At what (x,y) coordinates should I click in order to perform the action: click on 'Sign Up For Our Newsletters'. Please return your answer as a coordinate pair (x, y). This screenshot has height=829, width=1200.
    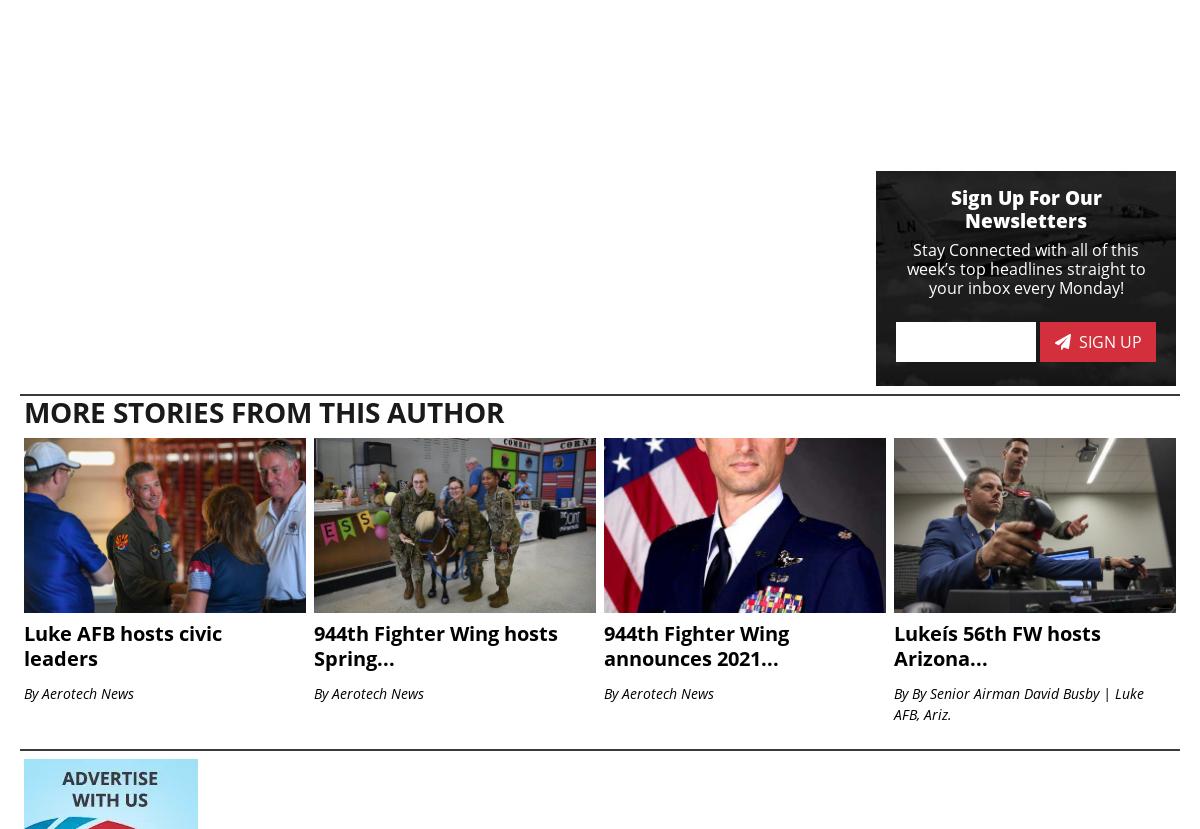
    Looking at the image, I should click on (1025, 207).